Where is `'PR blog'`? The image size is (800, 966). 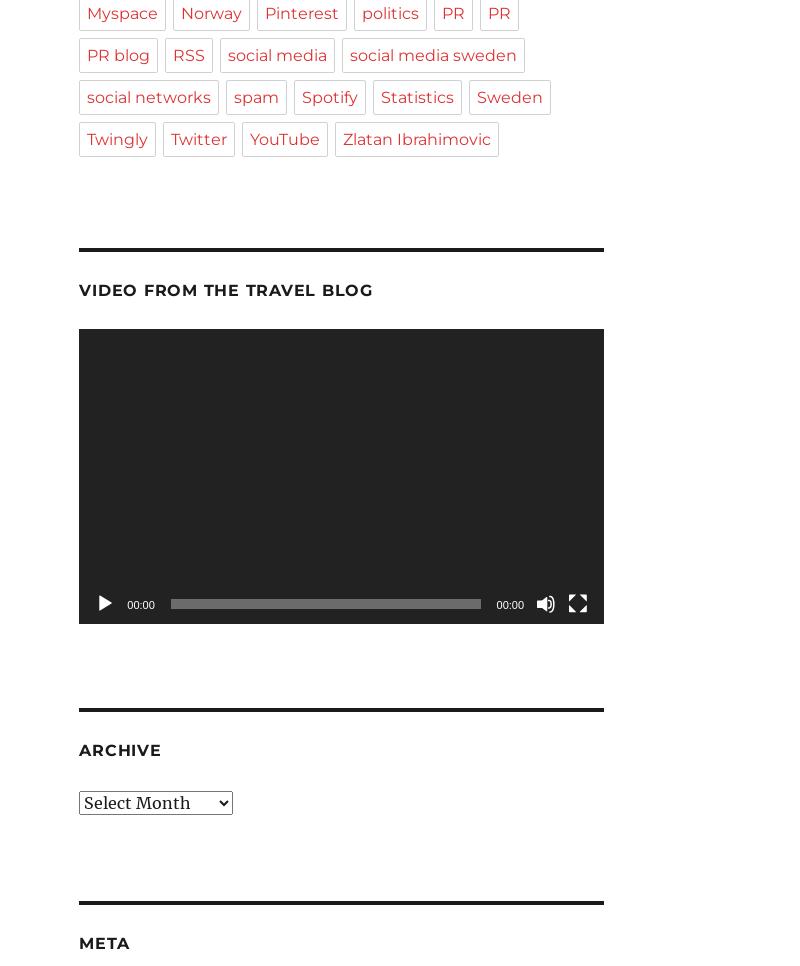 'PR blog' is located at coordinates (117, 55).